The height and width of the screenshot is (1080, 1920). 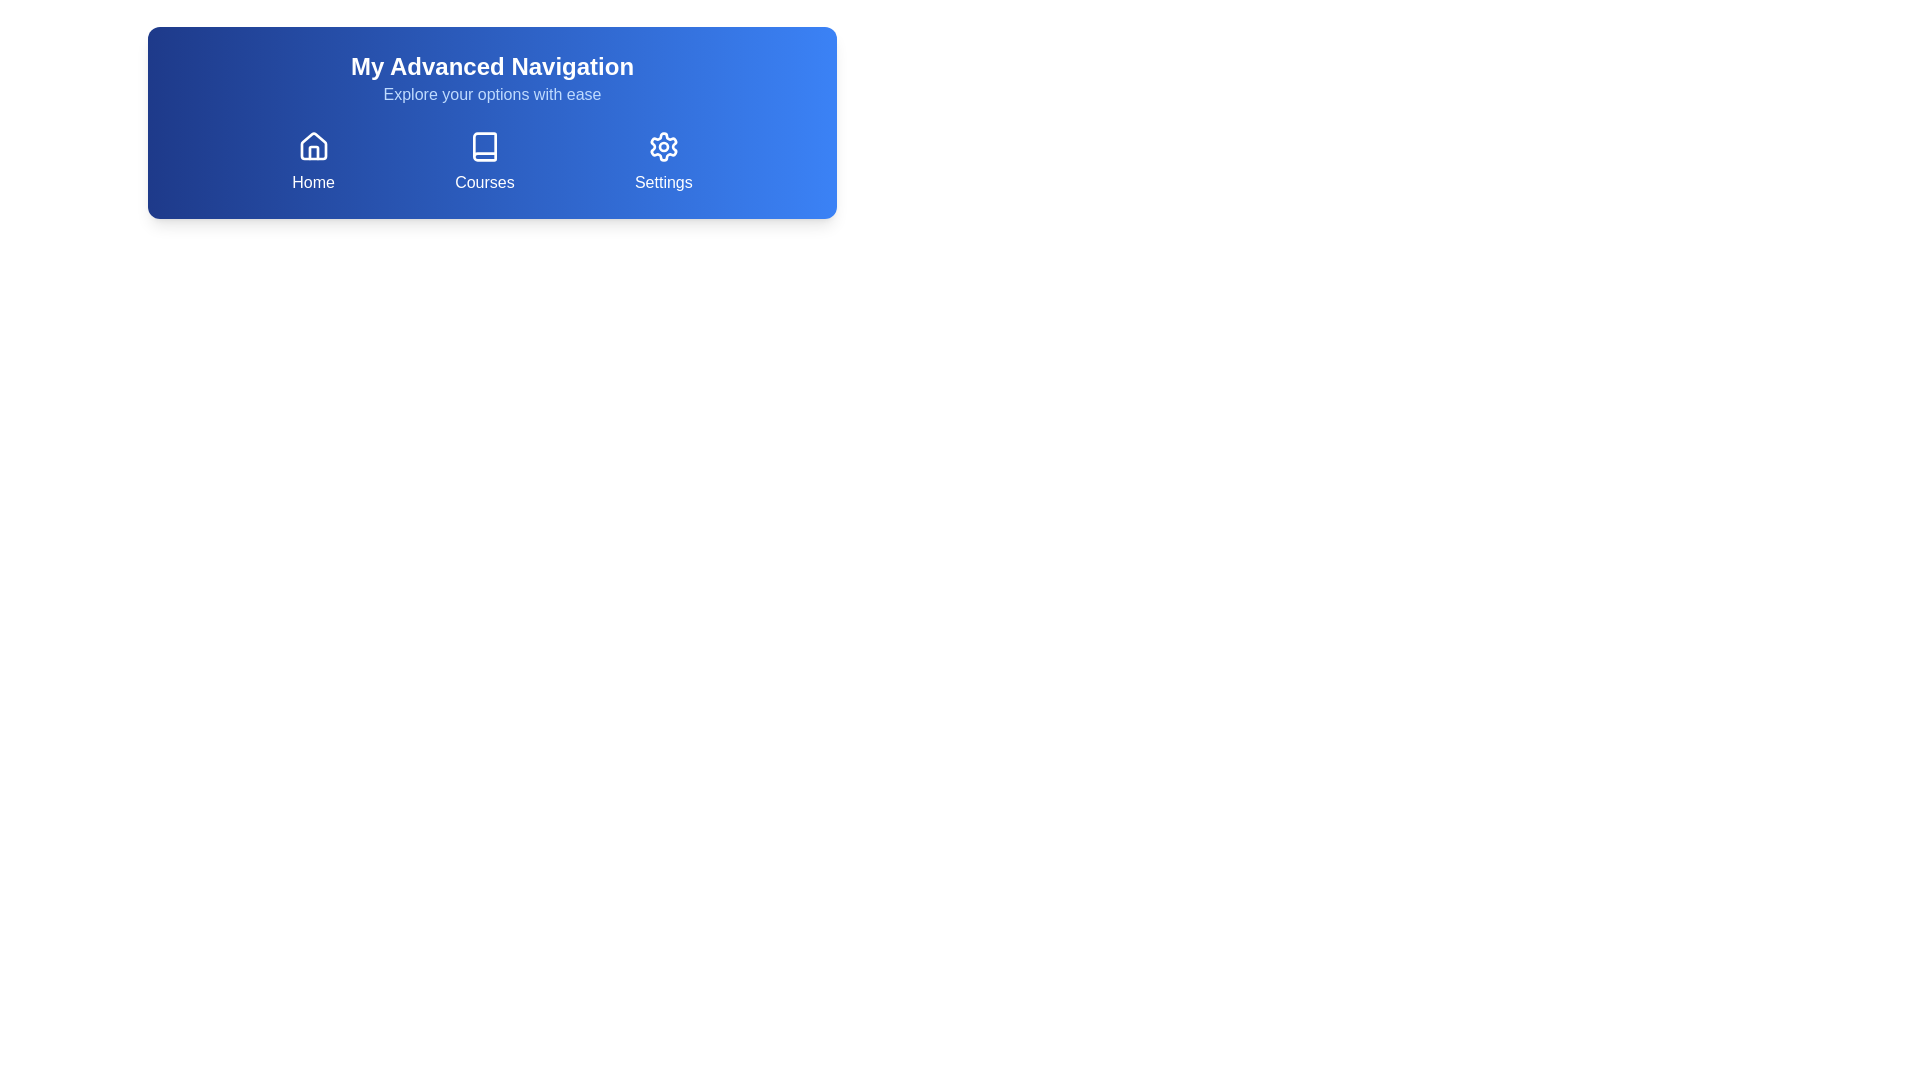 What do you see at coordinates (663, 182) in the screenshot?
I see `the settings option text label 'Settings' located below the gear-shaped icon in the navigation menu` at bounding box center [663, 182].